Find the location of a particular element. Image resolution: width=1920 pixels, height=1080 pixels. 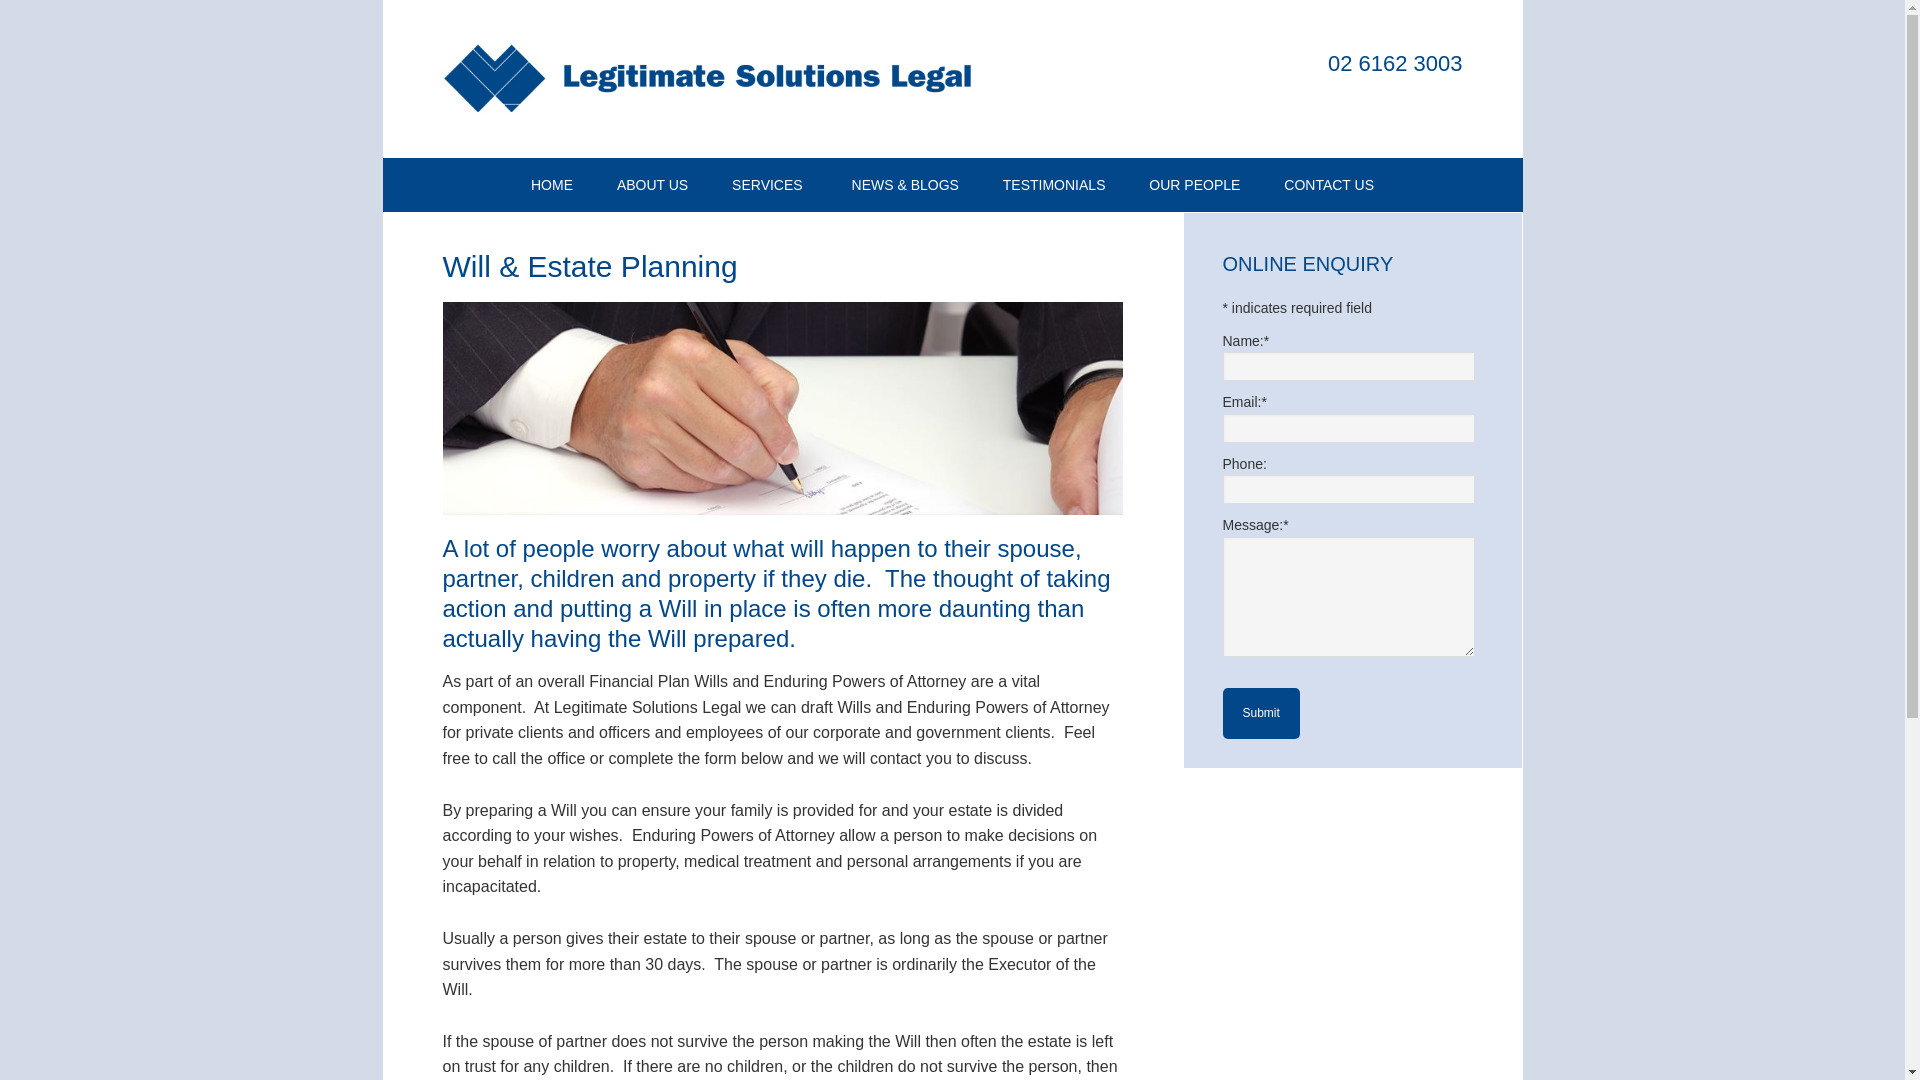

'TESTIMONIALS' is located at coordinates (983, 185).